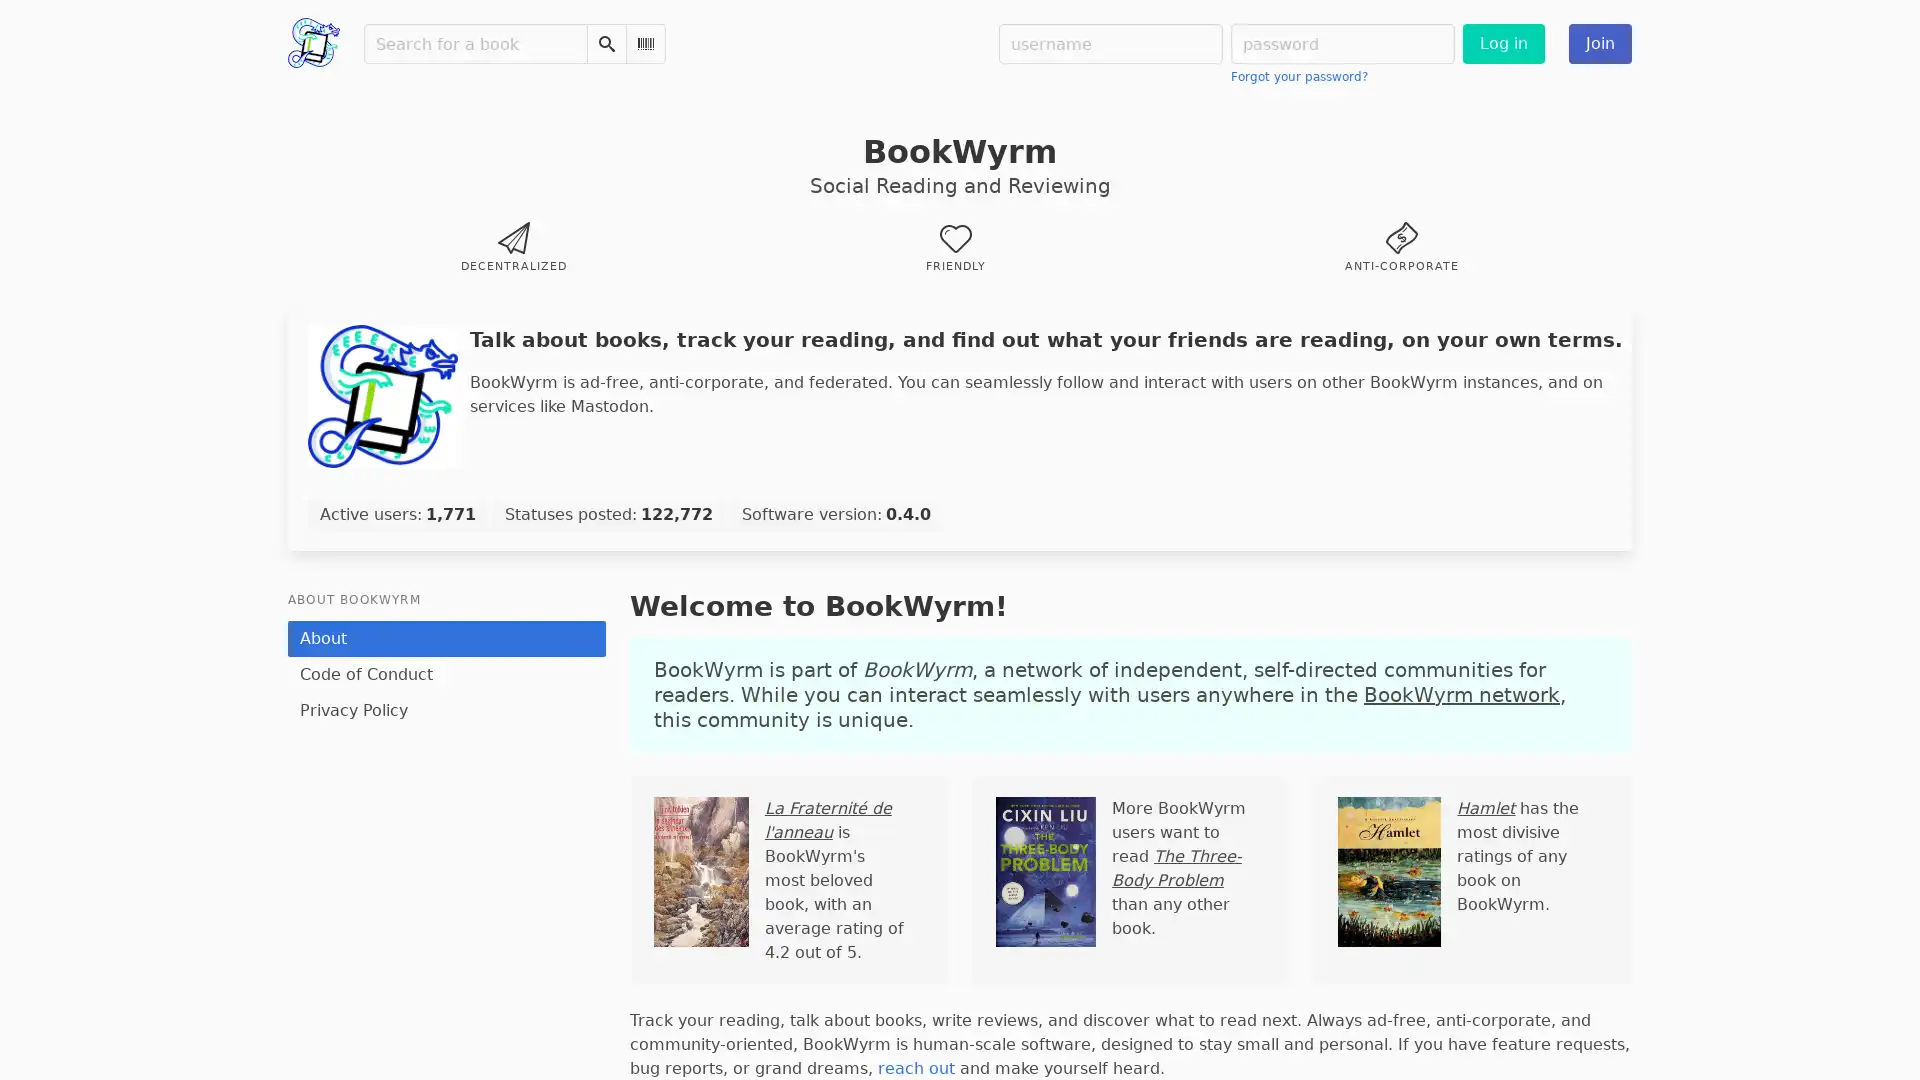  What do you see at coordinates (605, 43) in the screenshot?
I see `Search` at bounding box center [605, 43].